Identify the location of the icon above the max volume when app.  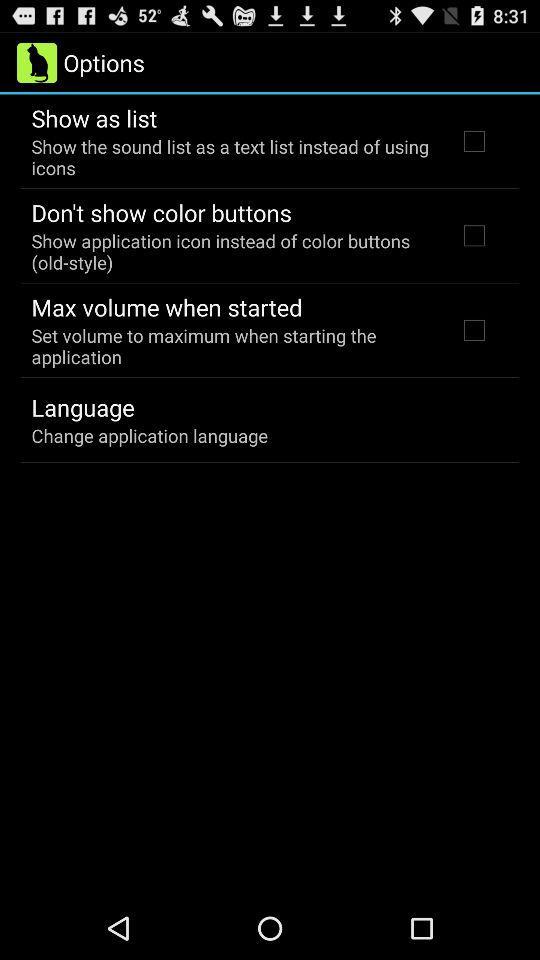
(230, 250).